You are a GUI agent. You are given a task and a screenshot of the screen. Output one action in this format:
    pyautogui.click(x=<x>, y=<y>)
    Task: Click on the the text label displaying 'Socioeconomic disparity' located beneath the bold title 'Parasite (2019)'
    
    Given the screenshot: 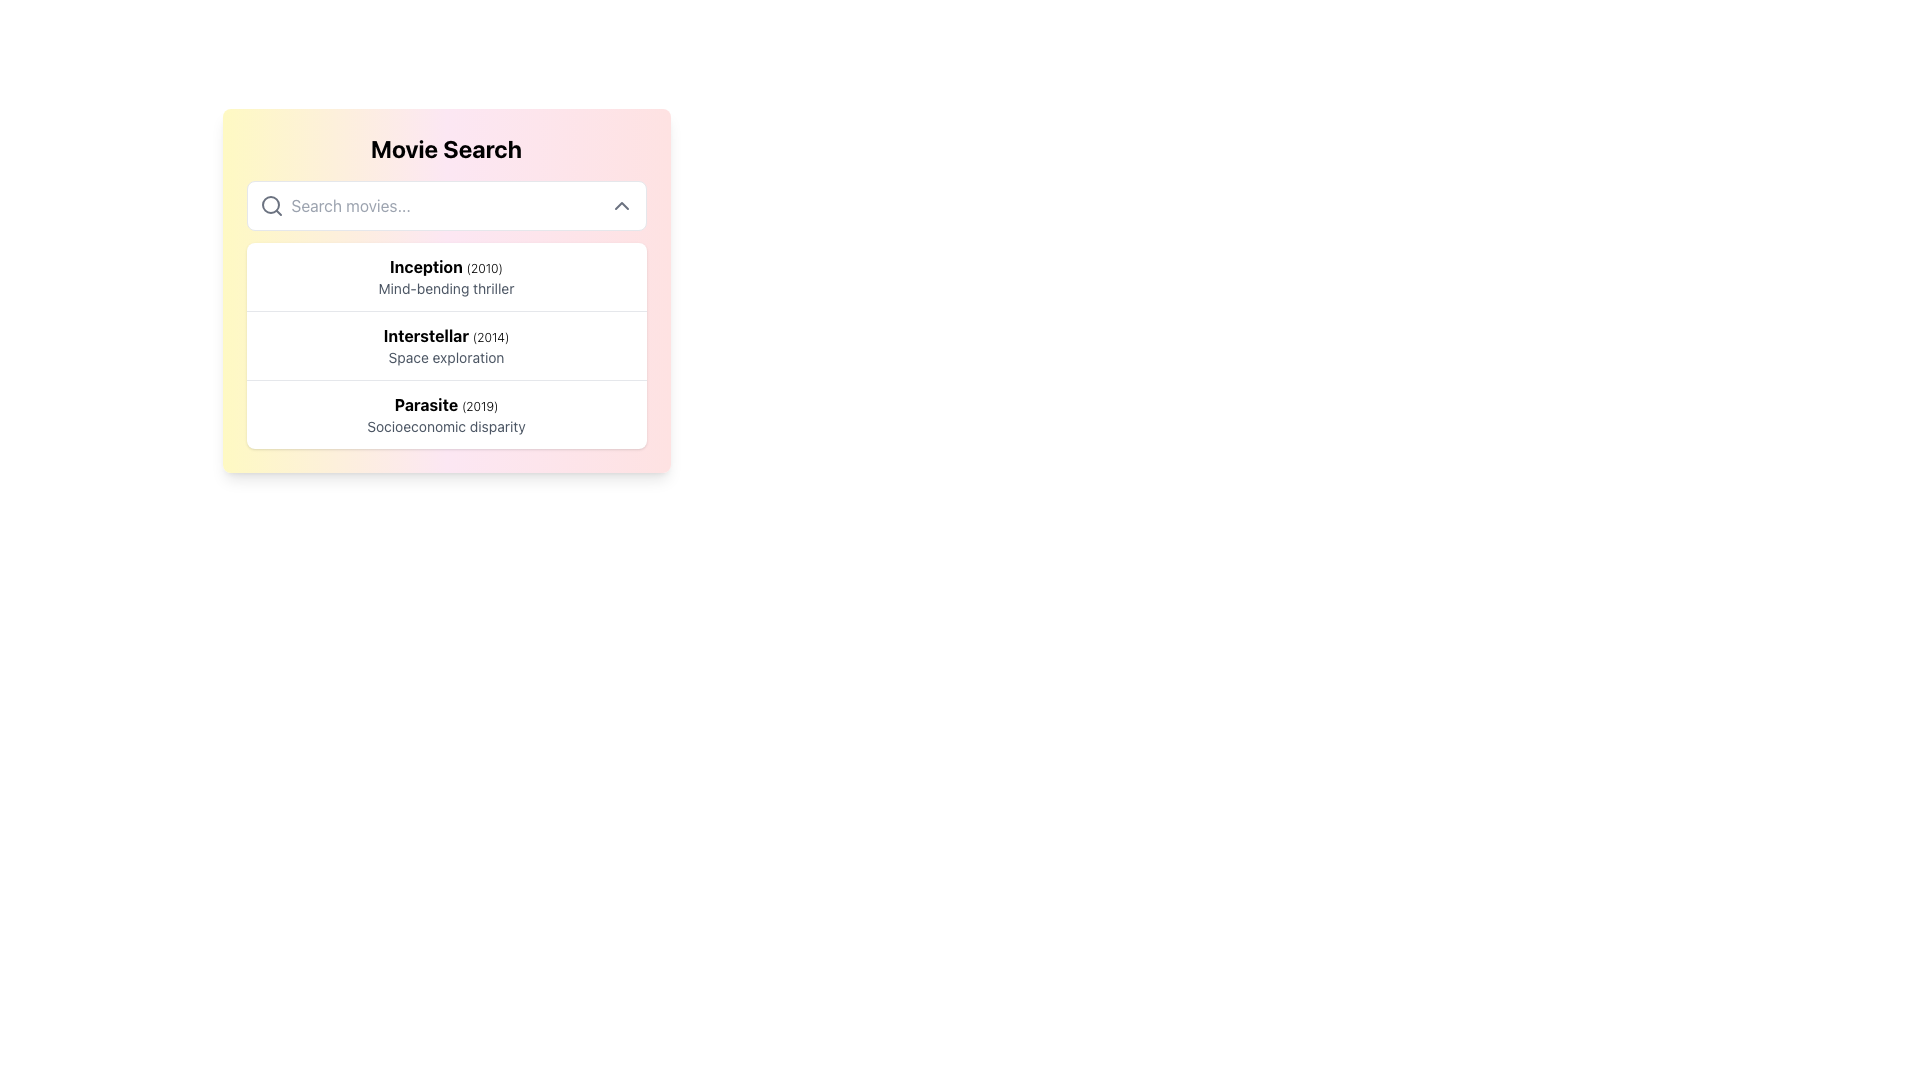 What is the action you would take?
    pyautogui.click(x=445, y=426)
    